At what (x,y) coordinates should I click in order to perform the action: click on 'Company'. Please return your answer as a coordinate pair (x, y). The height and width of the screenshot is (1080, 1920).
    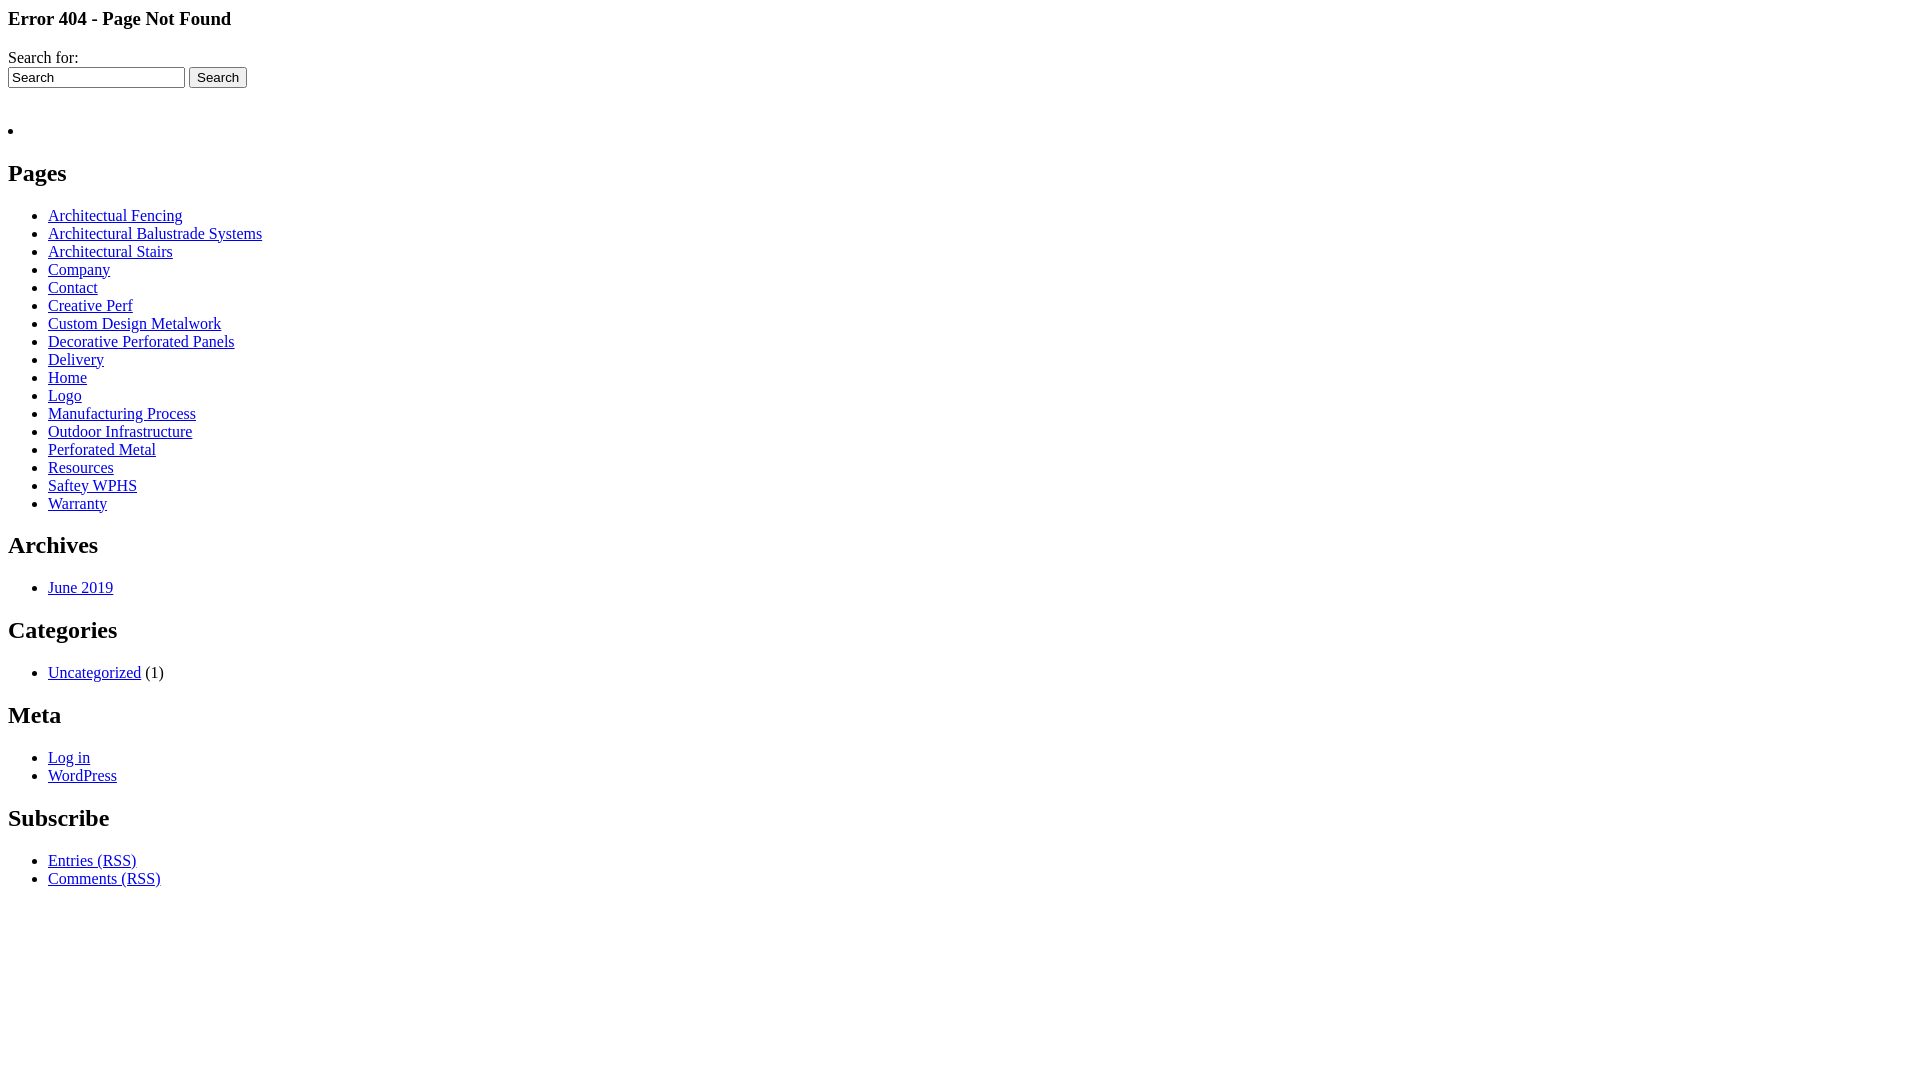
    Looking at the image, I should click on (78, 268).